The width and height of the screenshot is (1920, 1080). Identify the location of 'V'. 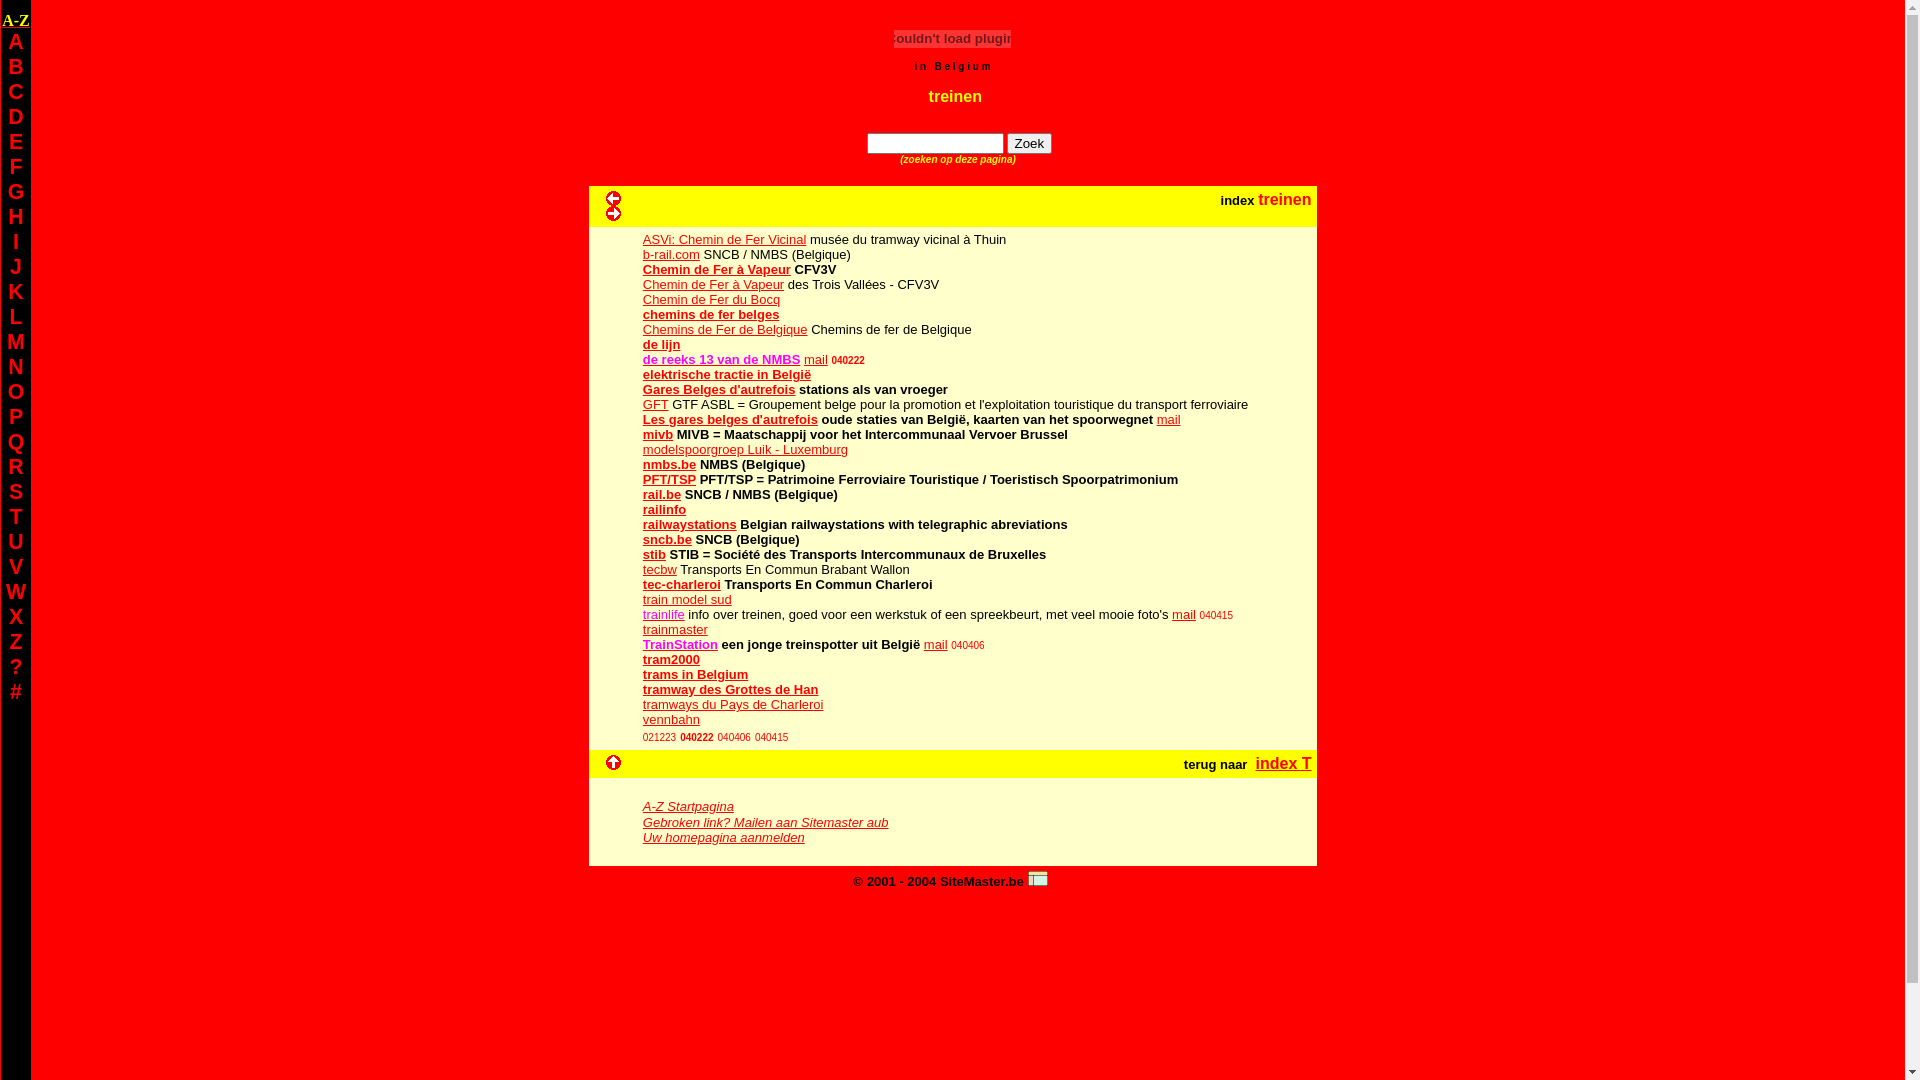
(15, 567).